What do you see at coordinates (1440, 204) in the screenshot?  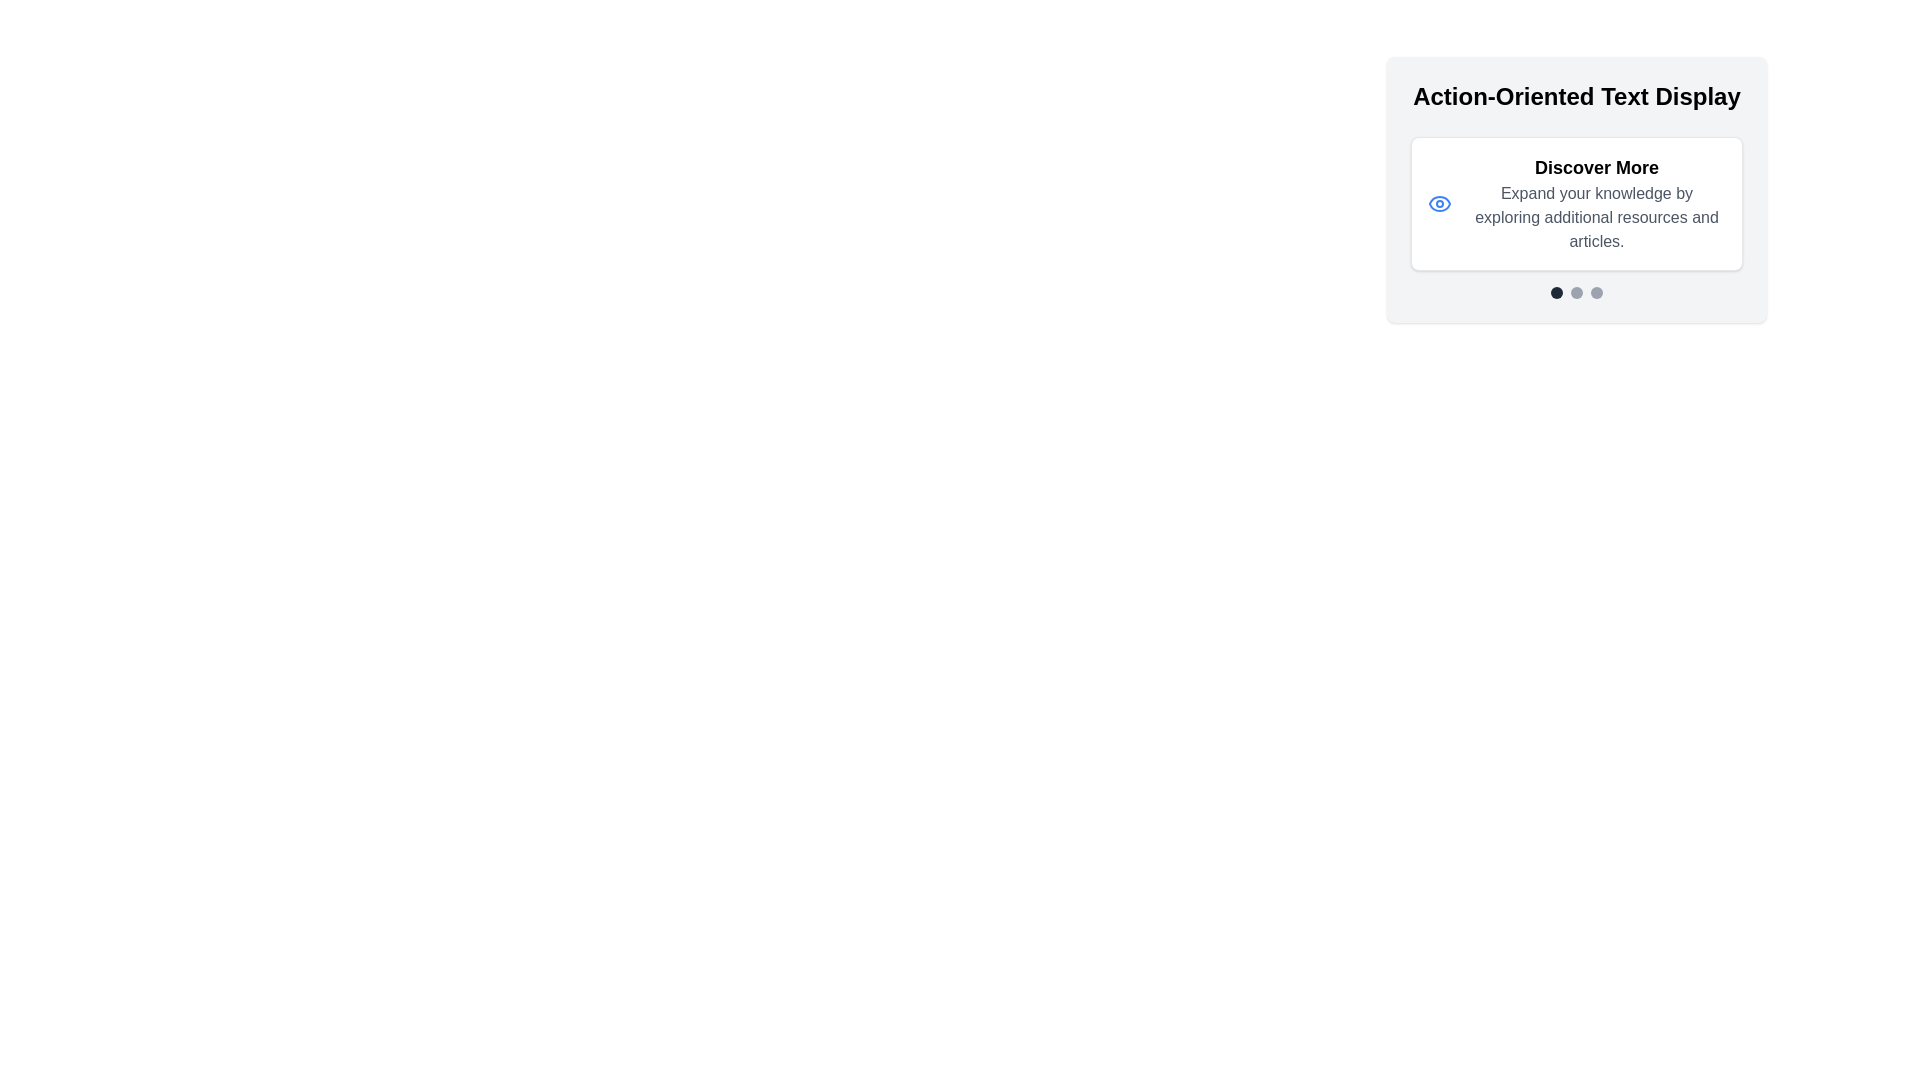 I see `the blue eye icon located within the 'Discover More' card` at bounding box center [1440, 204].